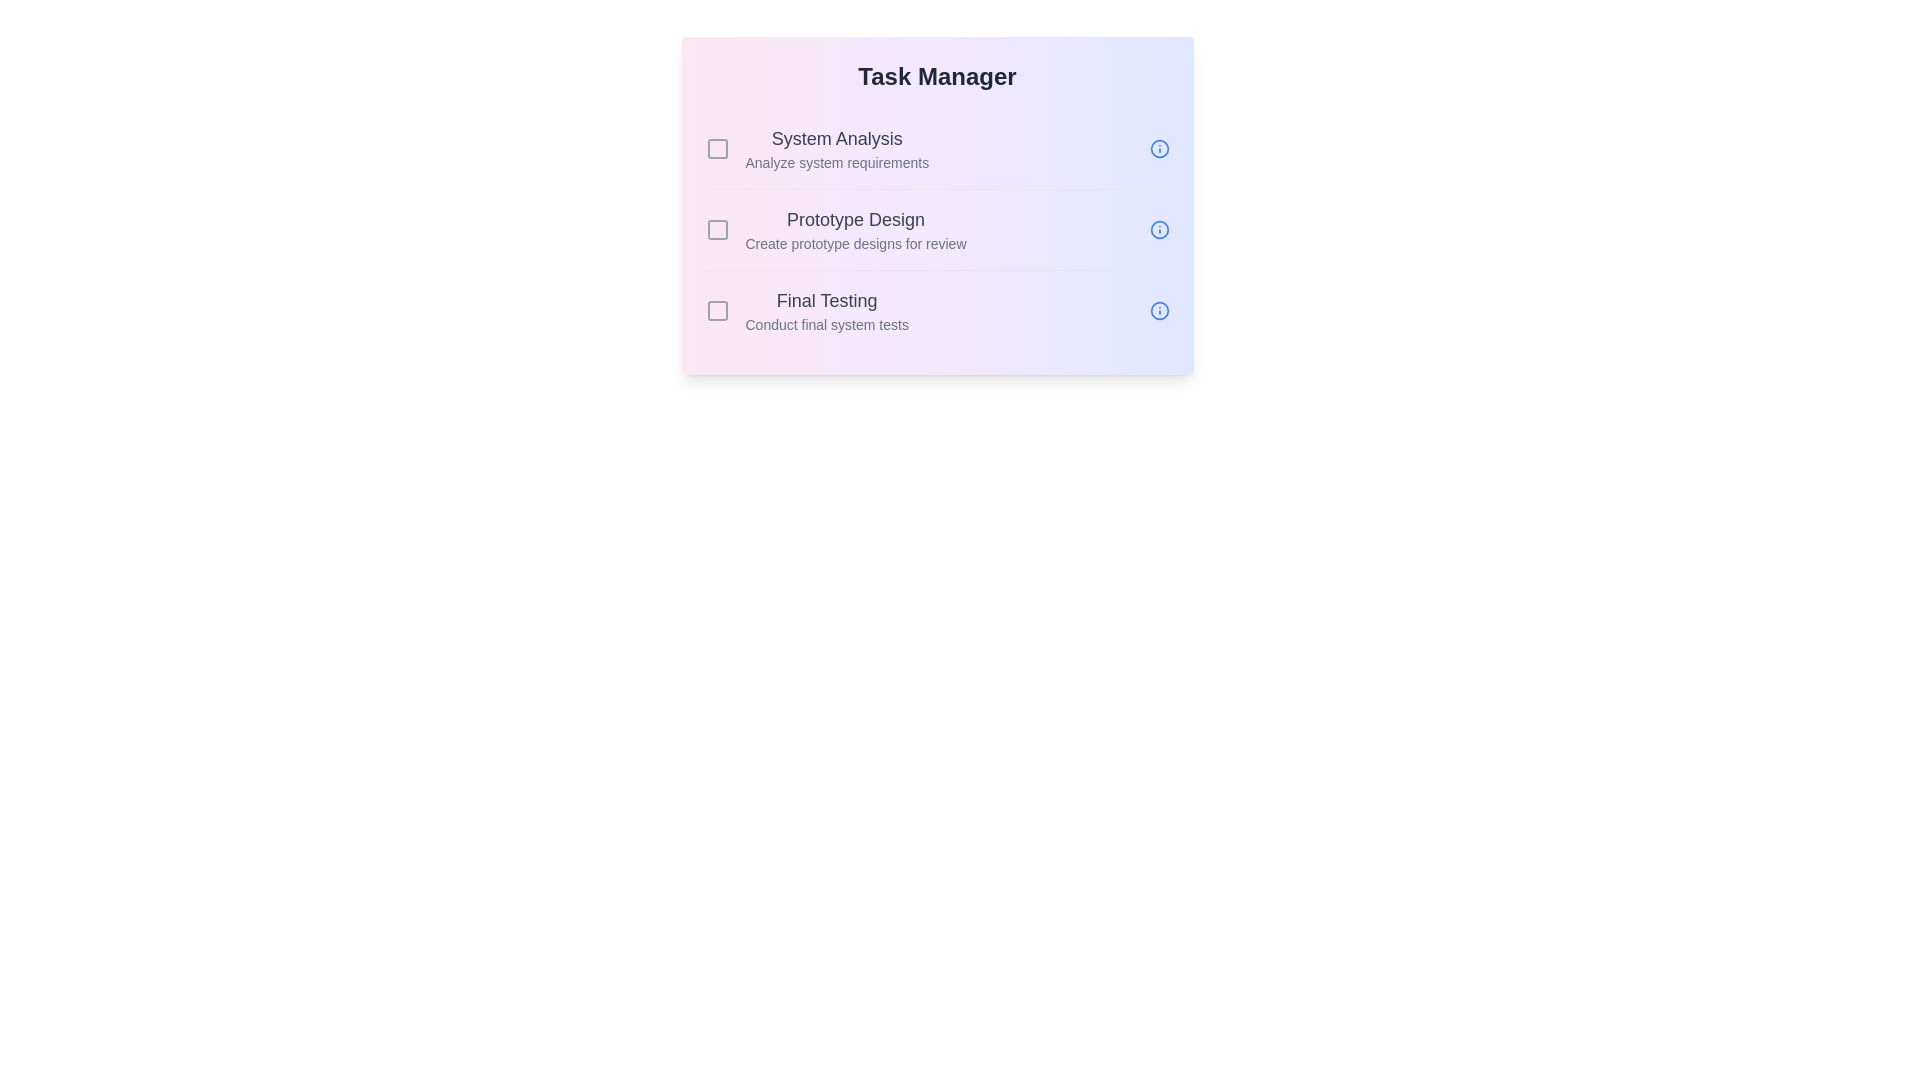 The height and width of the screenshot is (1080, 1920). I want to click on information icon for the task System Analysis, so click(1159, 148).